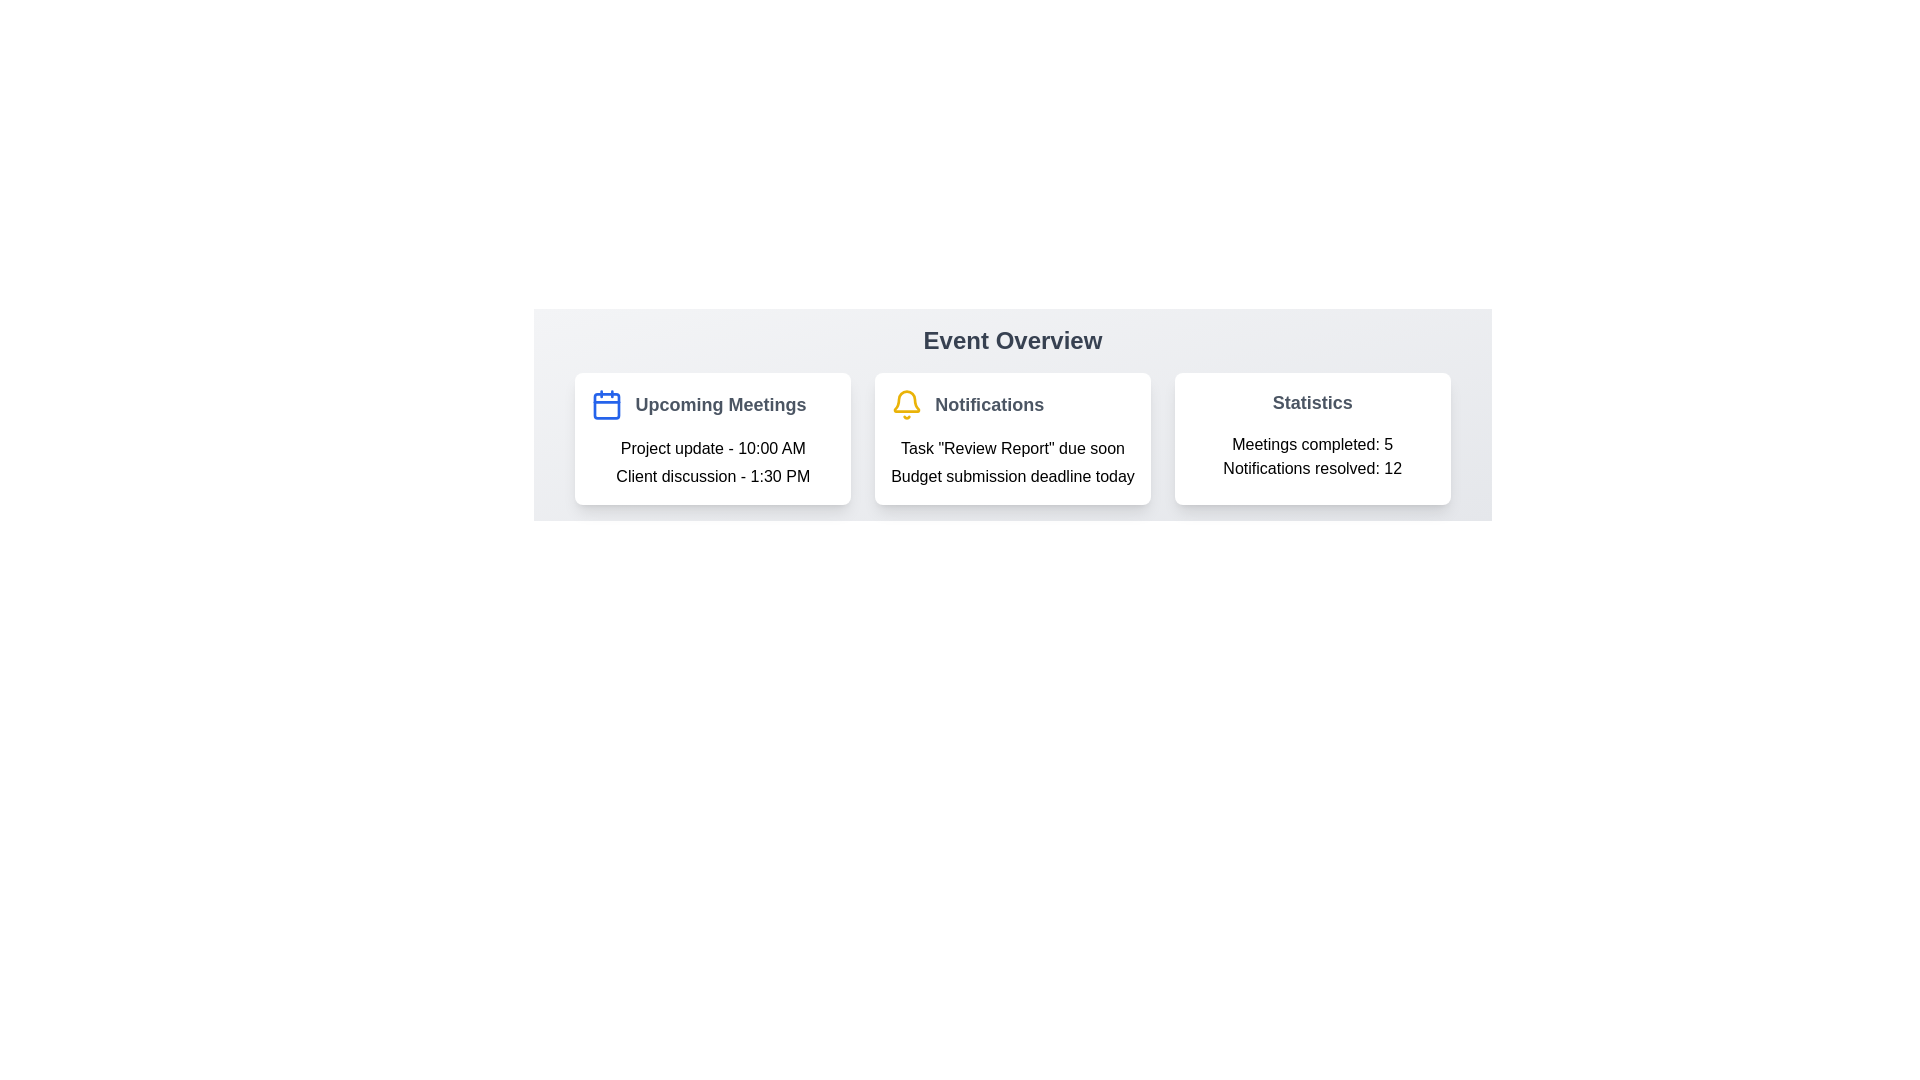  What do you see at coordinates (720, 405) in the screenshot?
I see `the 'Upcoming Meetings' heading text label, which is located to the right of a blue calendar icon in the first section of the horizontal row of cards under the 'Event Overview' main heading` at bounding box center [720, 405].